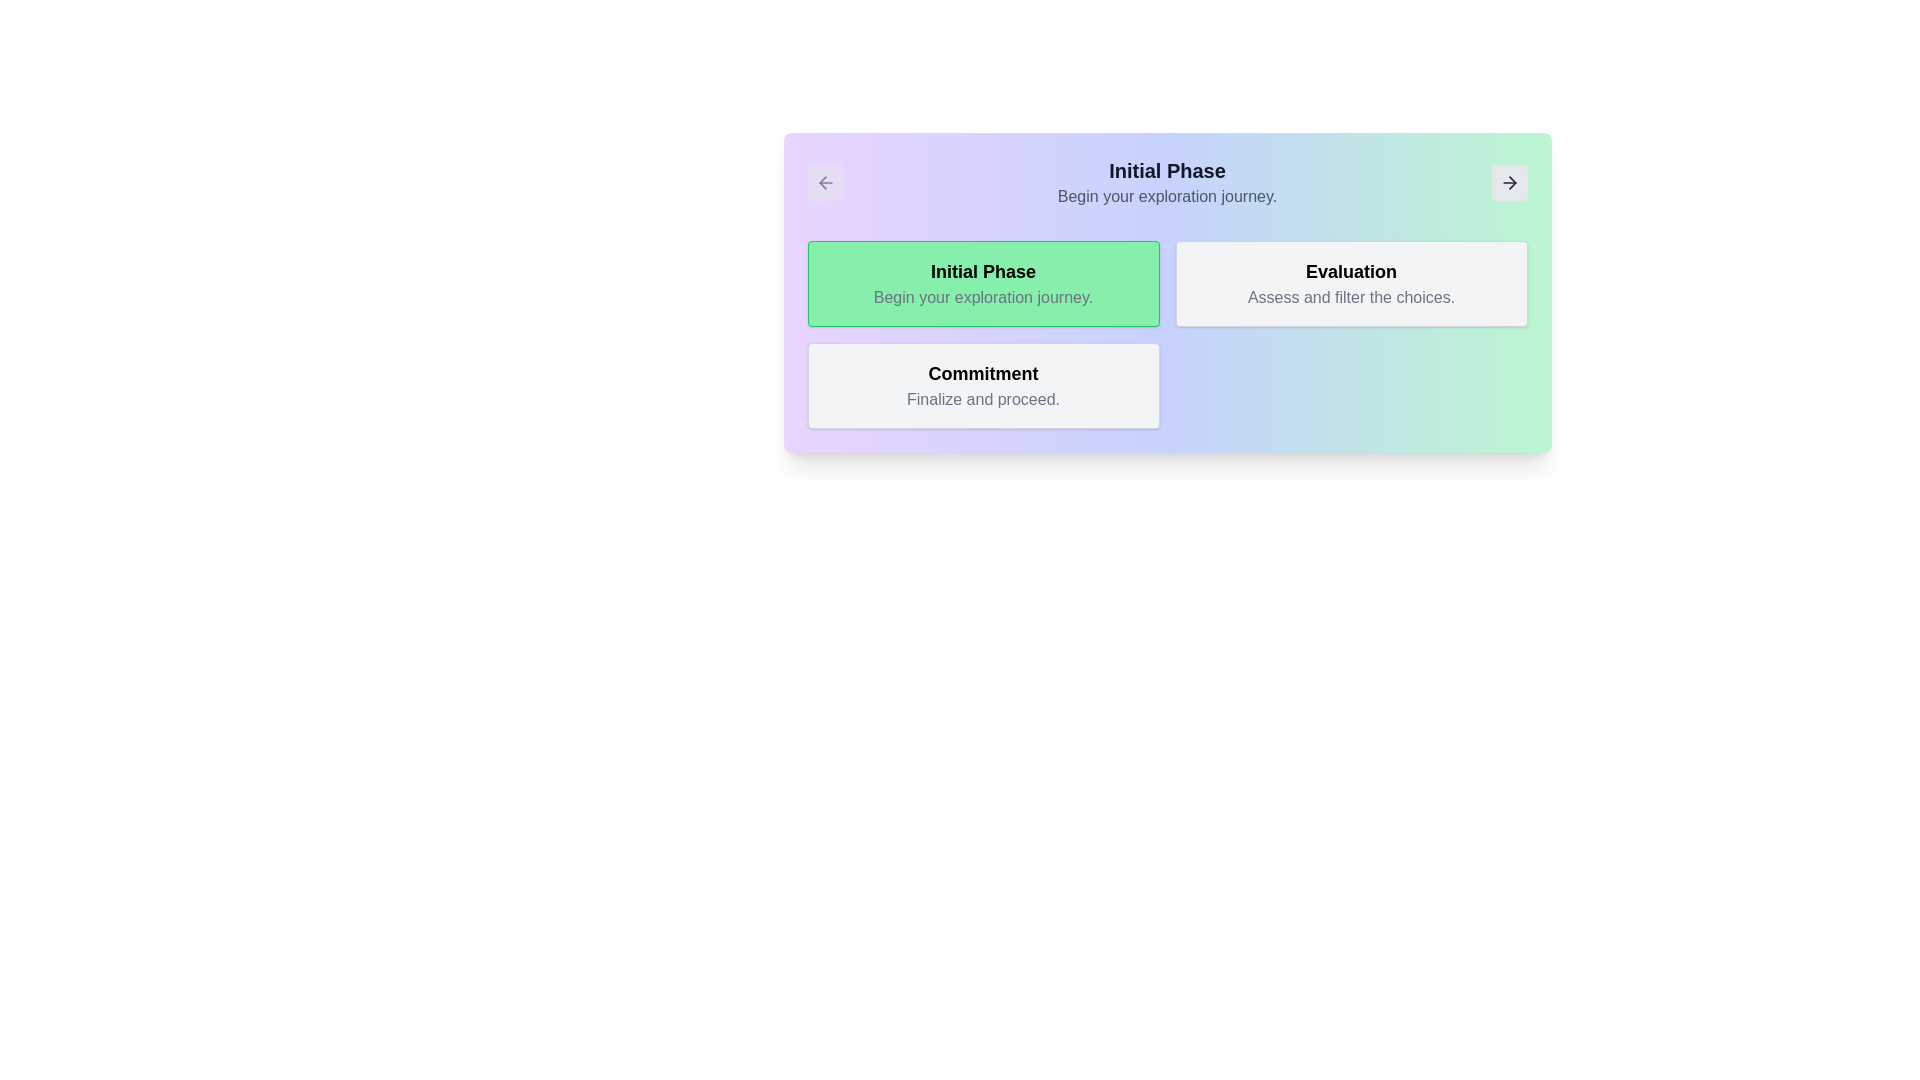  What do you see at coordinates (825, 182) in the screenshot?
I see `the small, rounded rectangular gray button with a leftward arrow icon` at bounding box center [825, 182].